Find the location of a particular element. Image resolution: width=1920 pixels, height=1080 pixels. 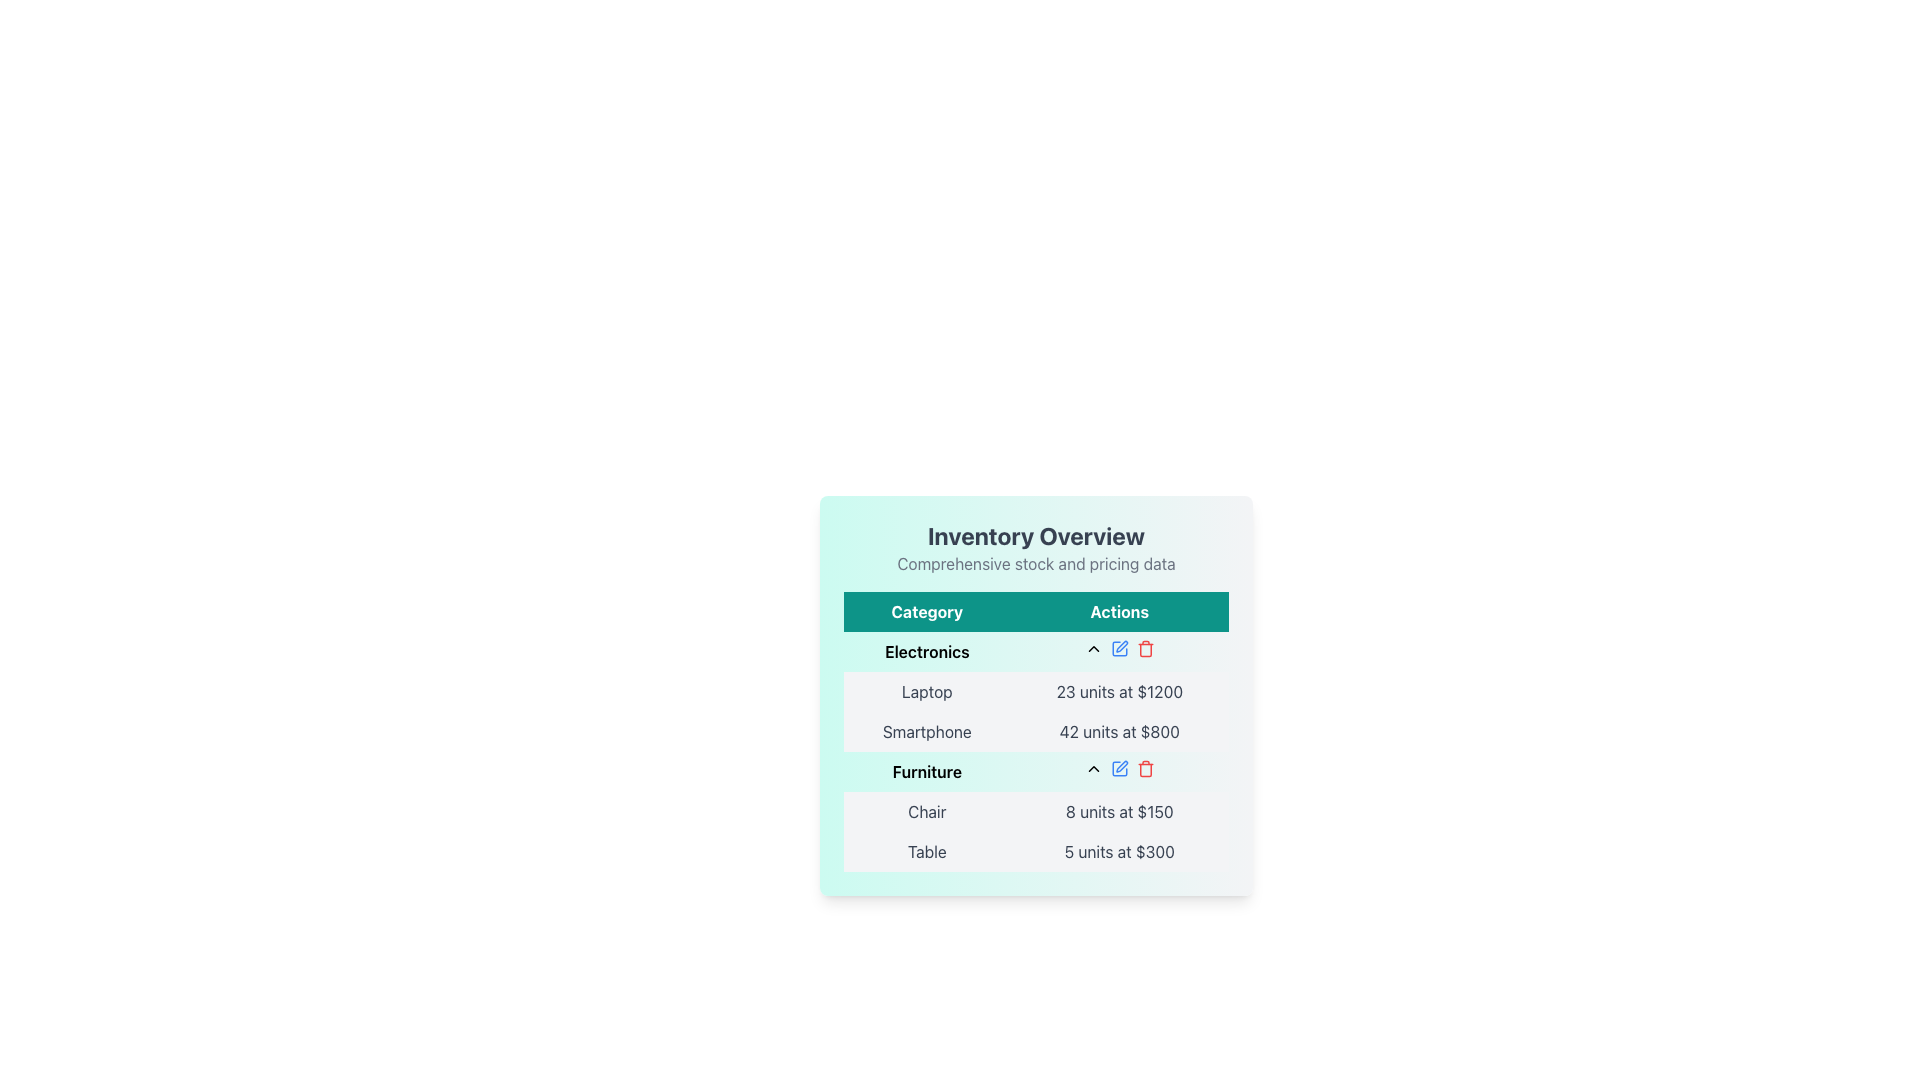

the 'Electronics' category label in the first row of the table under the 'Category' header is located at coordinates (926, 651).